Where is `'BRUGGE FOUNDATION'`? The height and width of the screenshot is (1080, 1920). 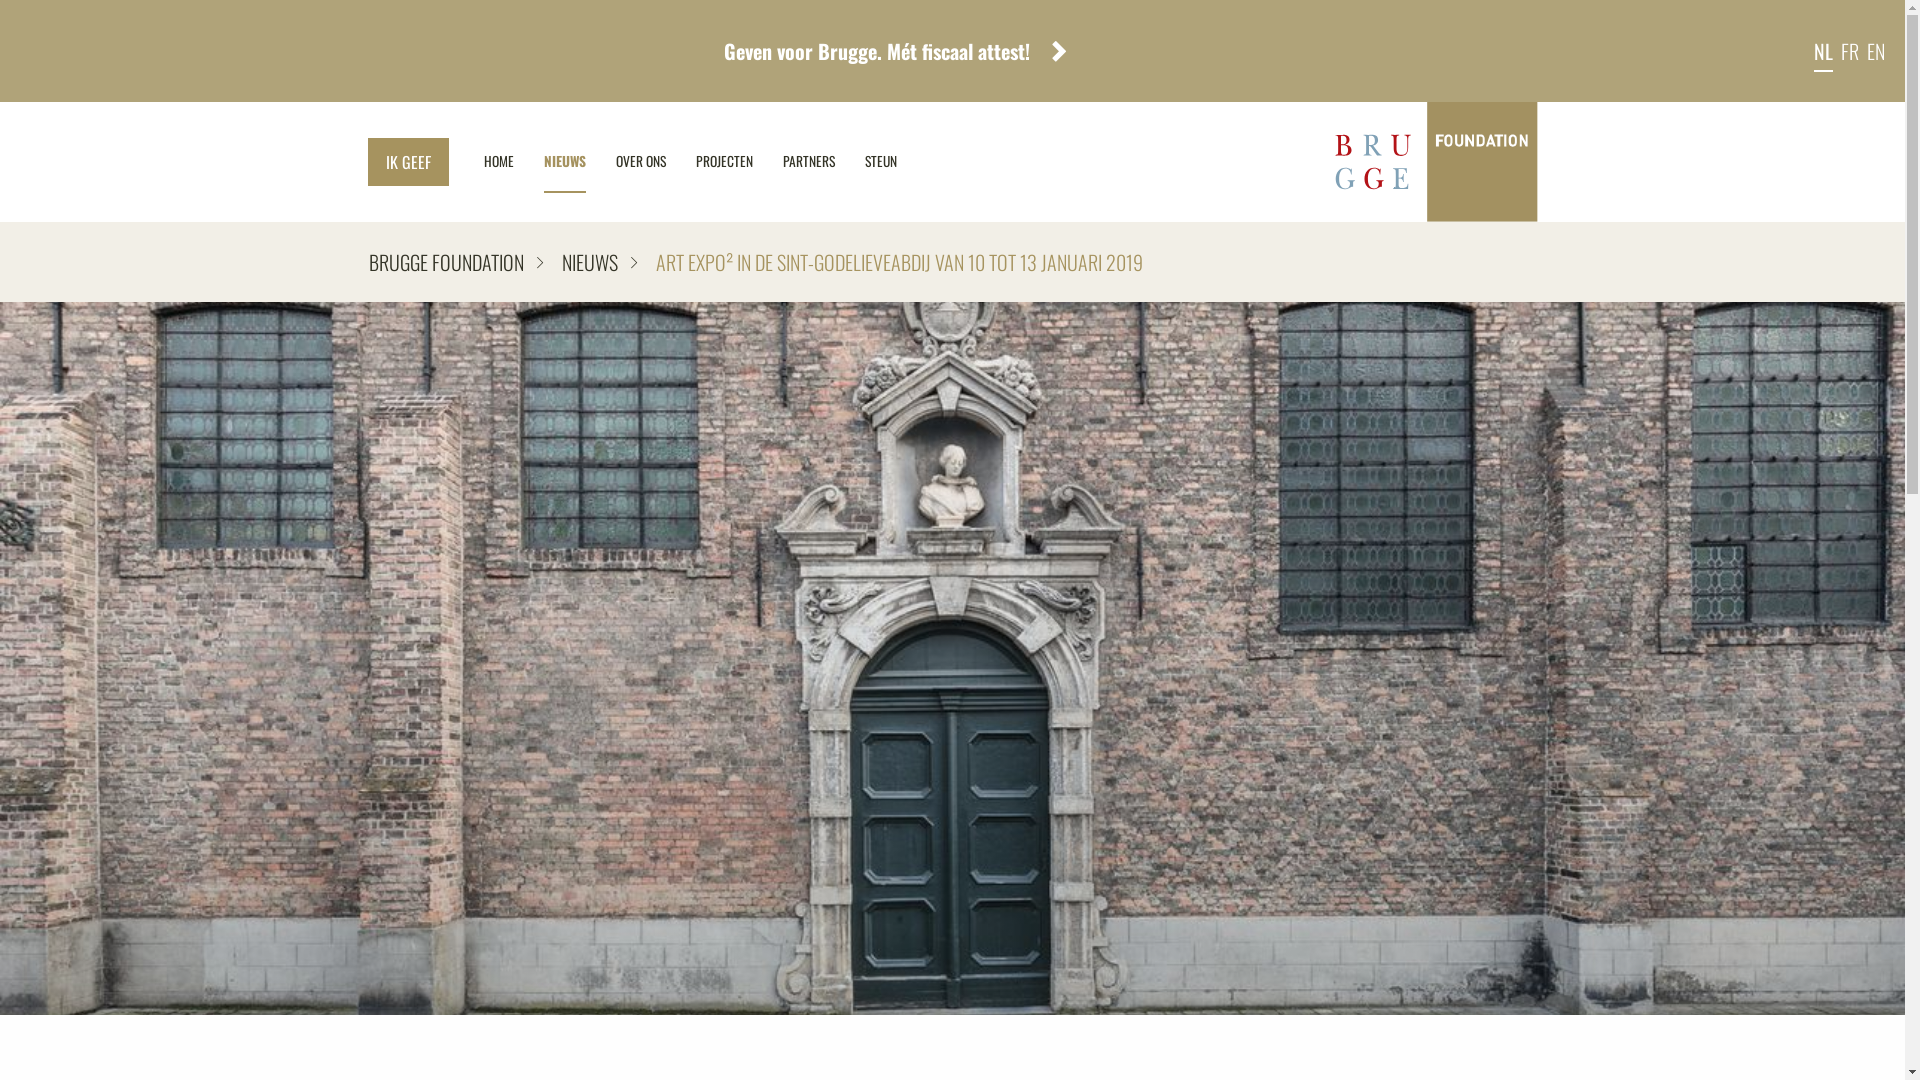 'BRUGGE FOUNDATION' is located at coordinates (454, 261).